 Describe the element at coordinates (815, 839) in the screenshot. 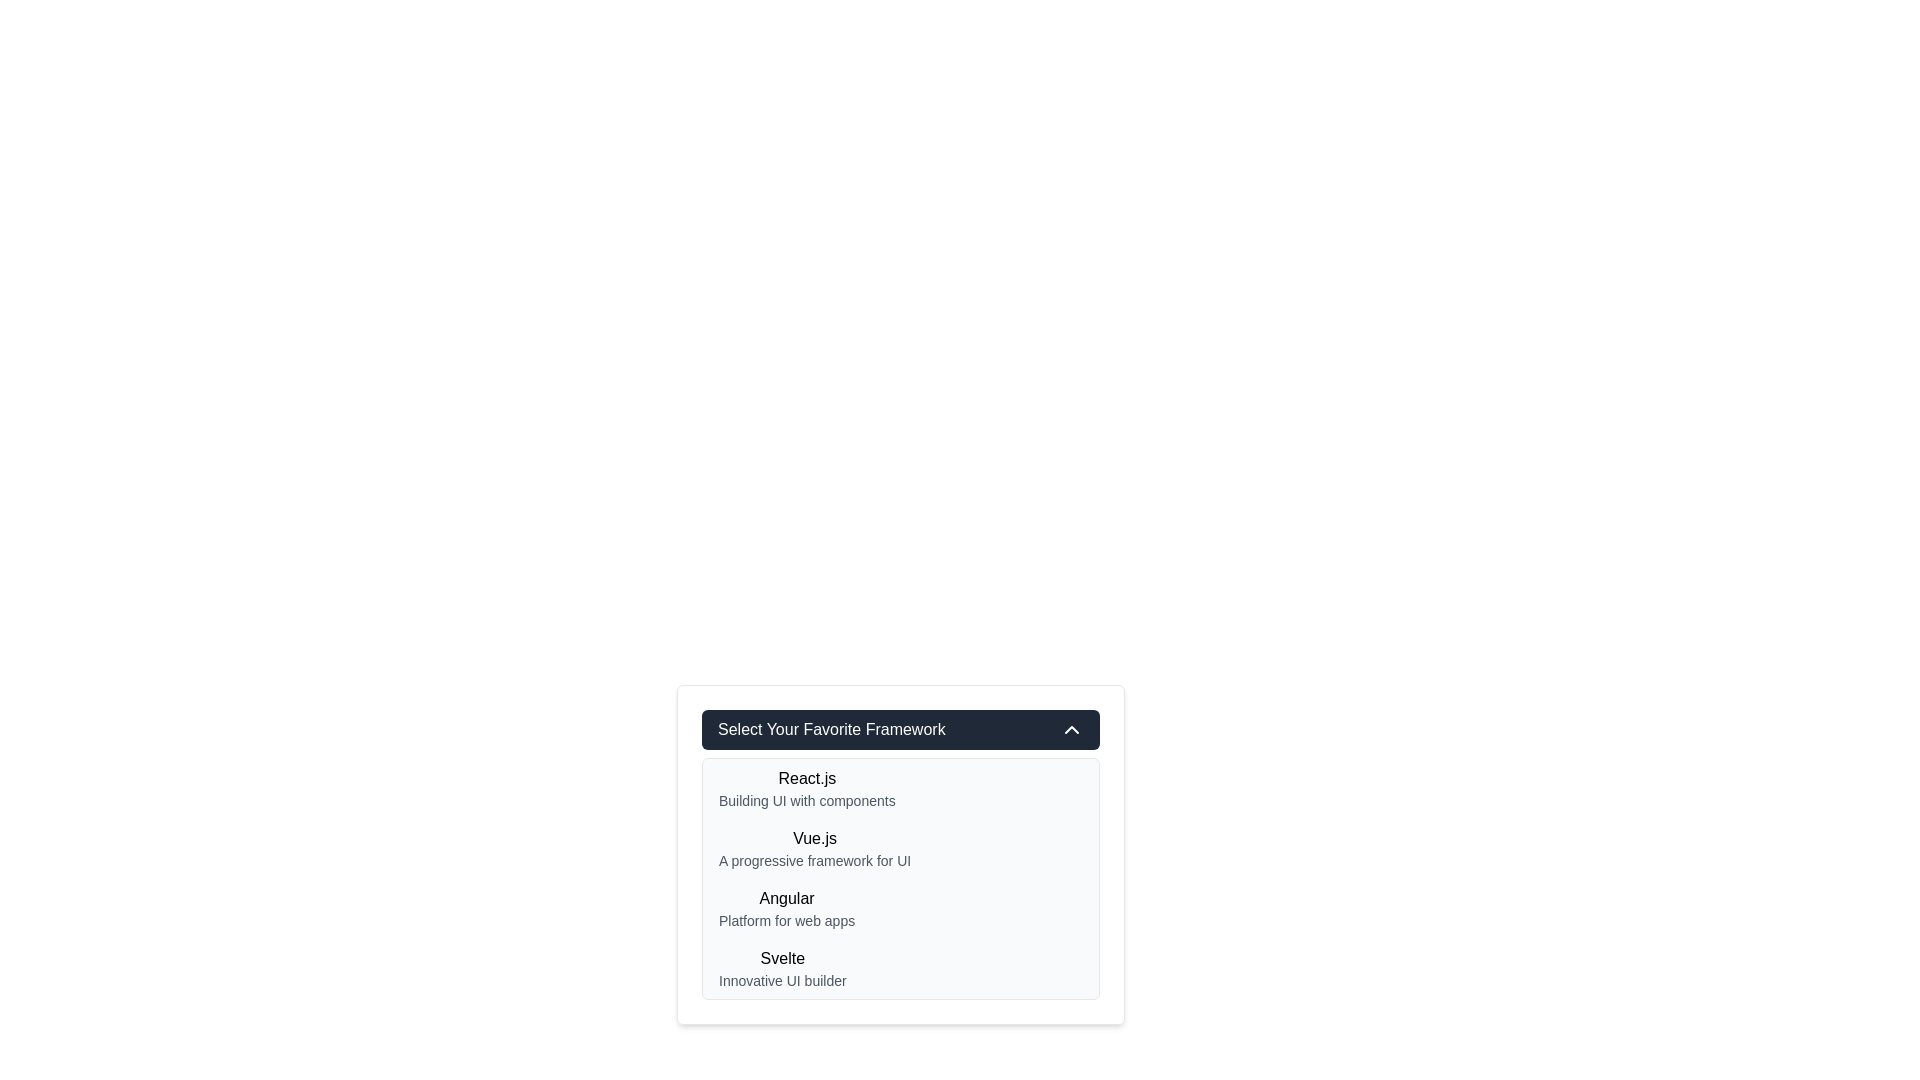

I see `the static text element reading 'Vue.js' within the 'Select Your Favorite Framework' dropdown menu` at that location.